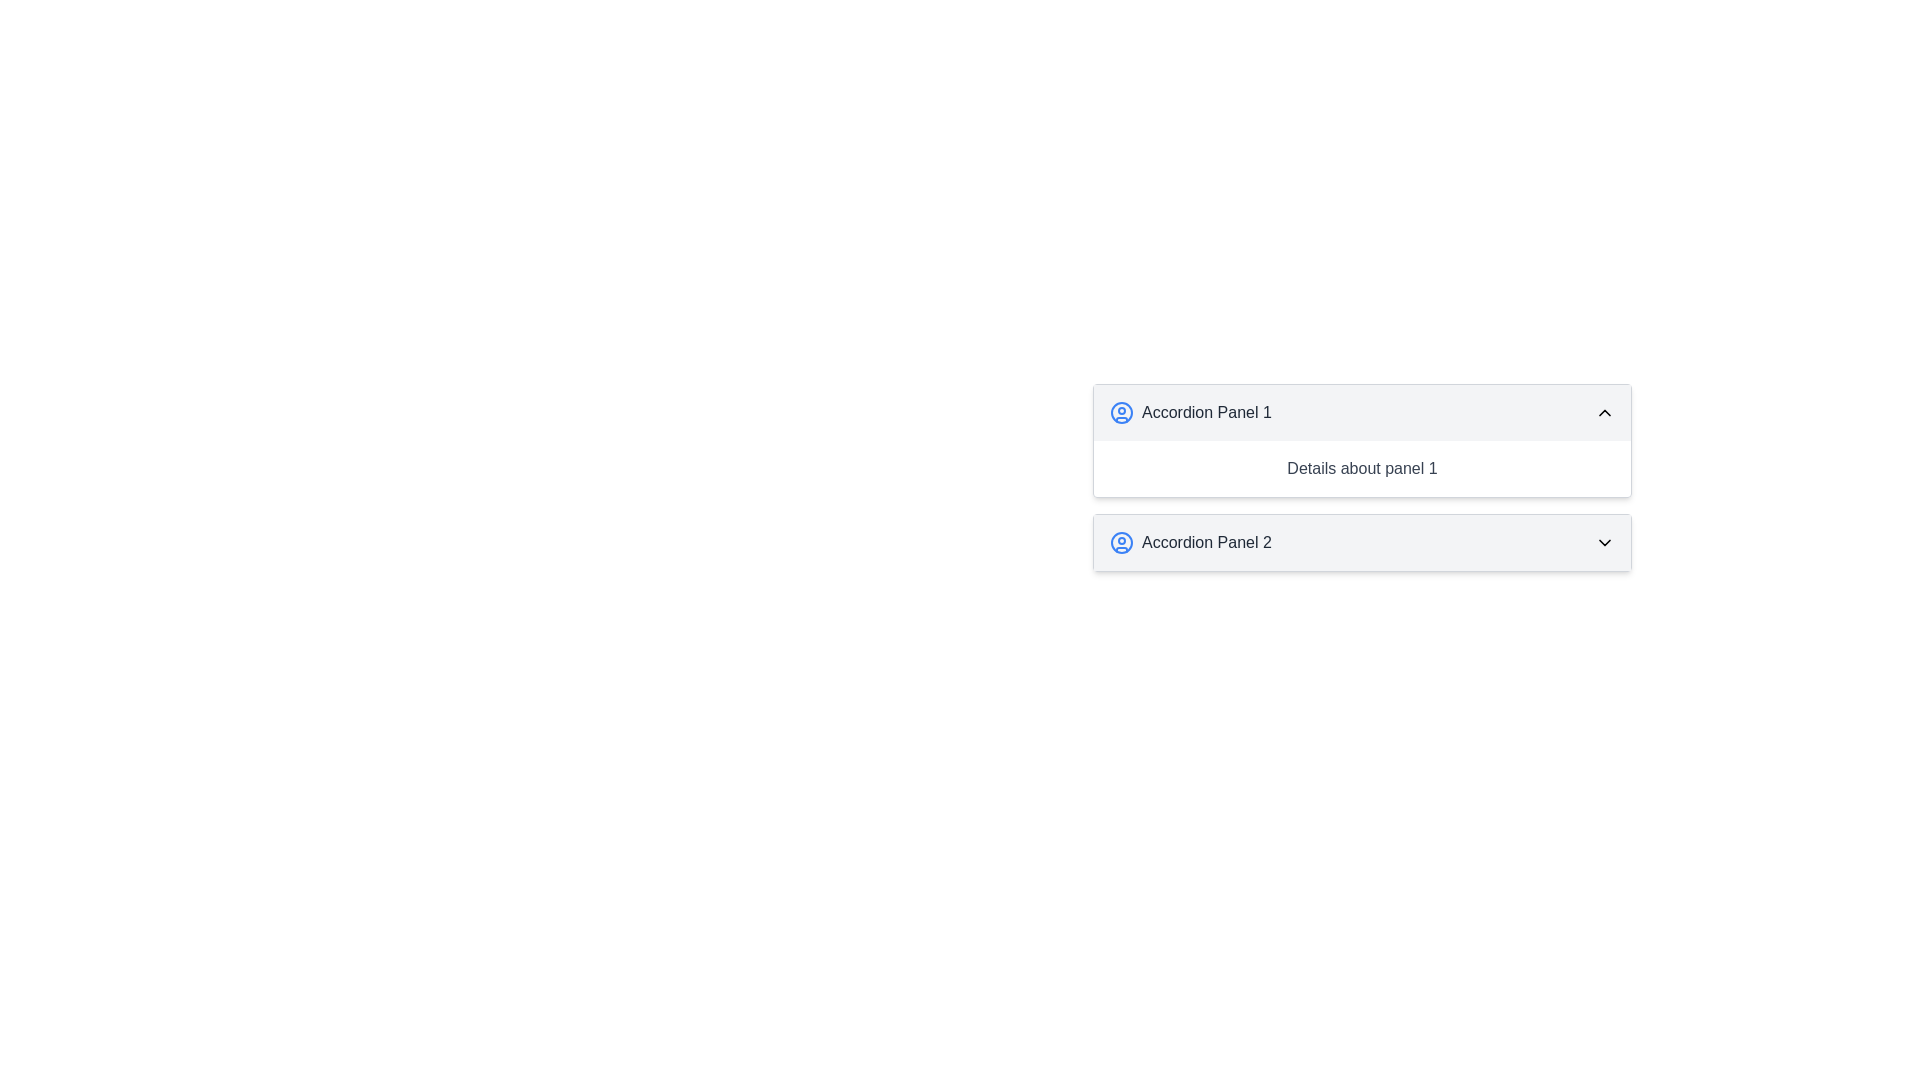 This screenshot has height=1080, width=1920. Describe the element at coordinates (1122, 543) in the screenshot. I see `the circular icon with a blue outline that represents a user's profile, located to the left of the text 'Accordion Panel 2' in the second panel of the accordion-style interface` at that location.